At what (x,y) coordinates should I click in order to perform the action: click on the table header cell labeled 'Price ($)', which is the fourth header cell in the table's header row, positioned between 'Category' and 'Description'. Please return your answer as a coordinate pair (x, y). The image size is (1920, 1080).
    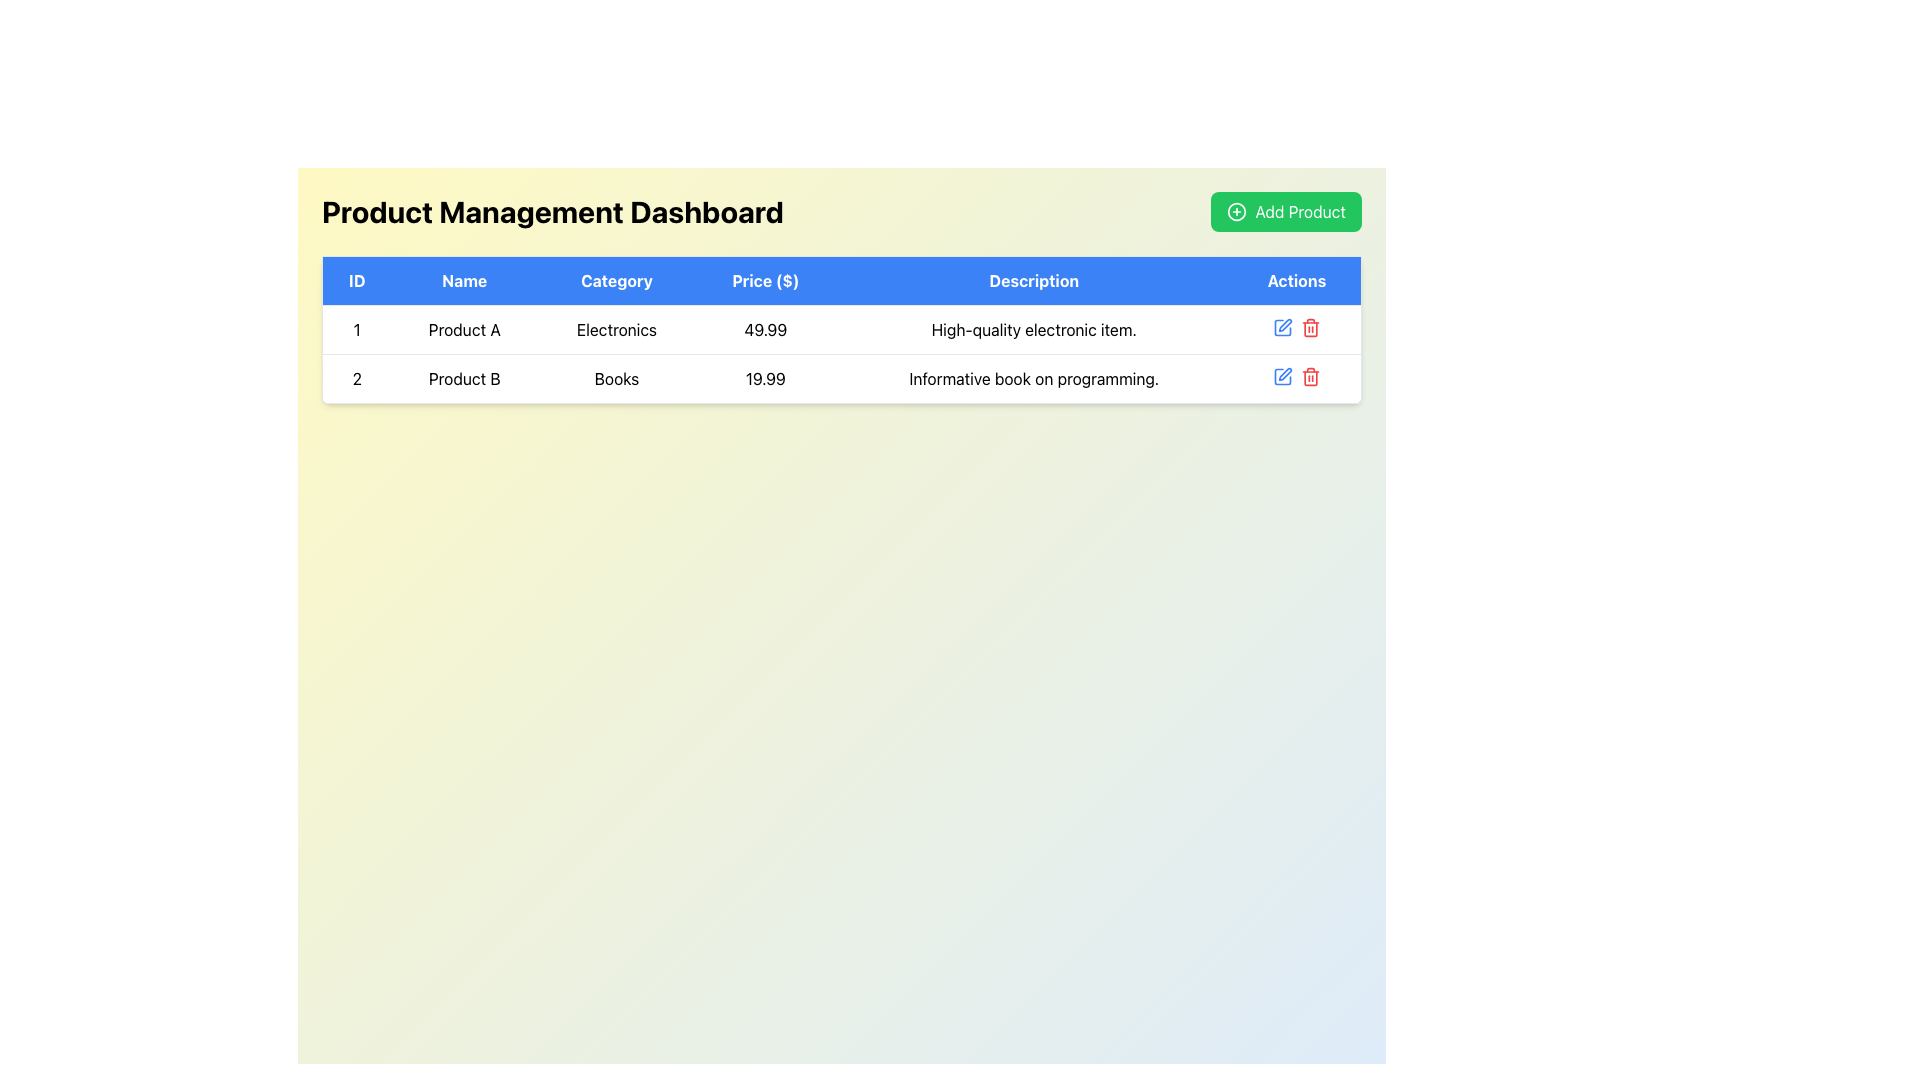
    Looking at the image, I should click on (764, 281).